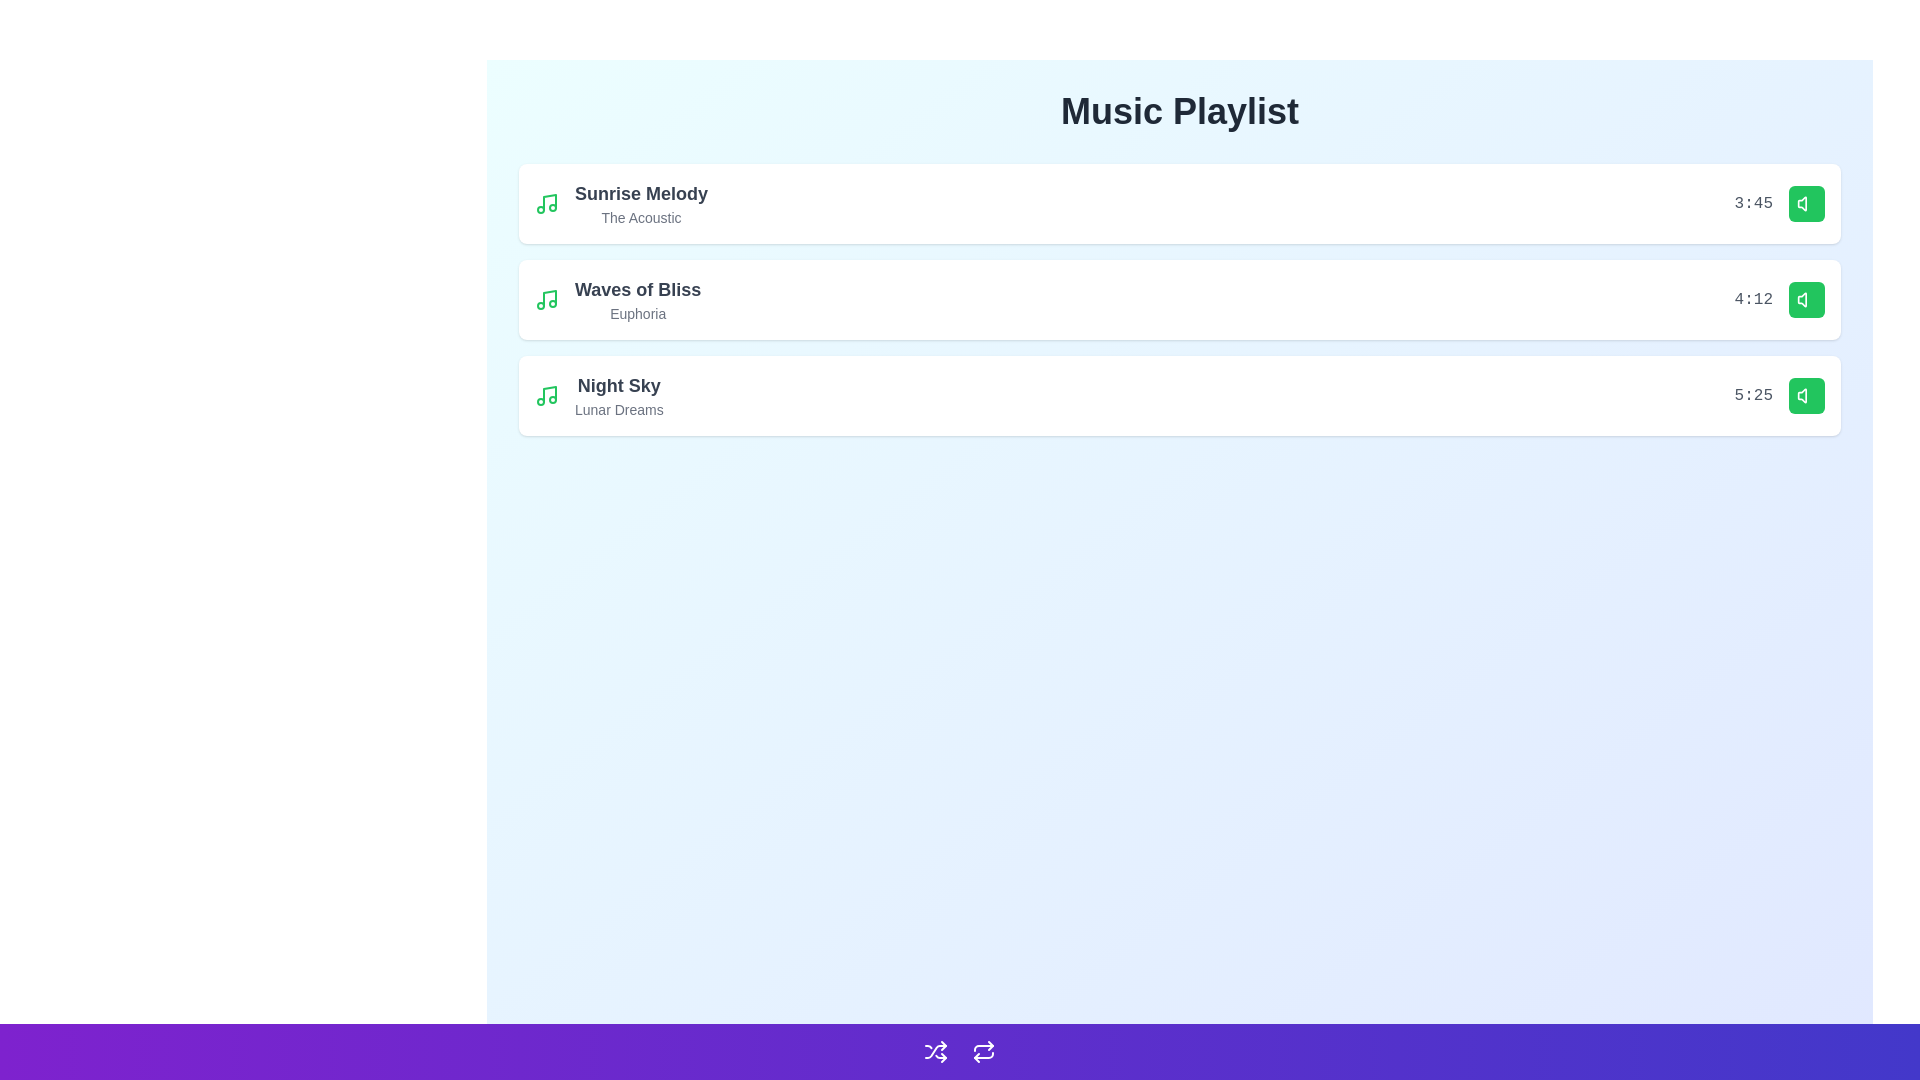  I want to click on the leftmost volume icon detail representing louder volume for the song 'Sunrise Melody', so click(1802, 204).